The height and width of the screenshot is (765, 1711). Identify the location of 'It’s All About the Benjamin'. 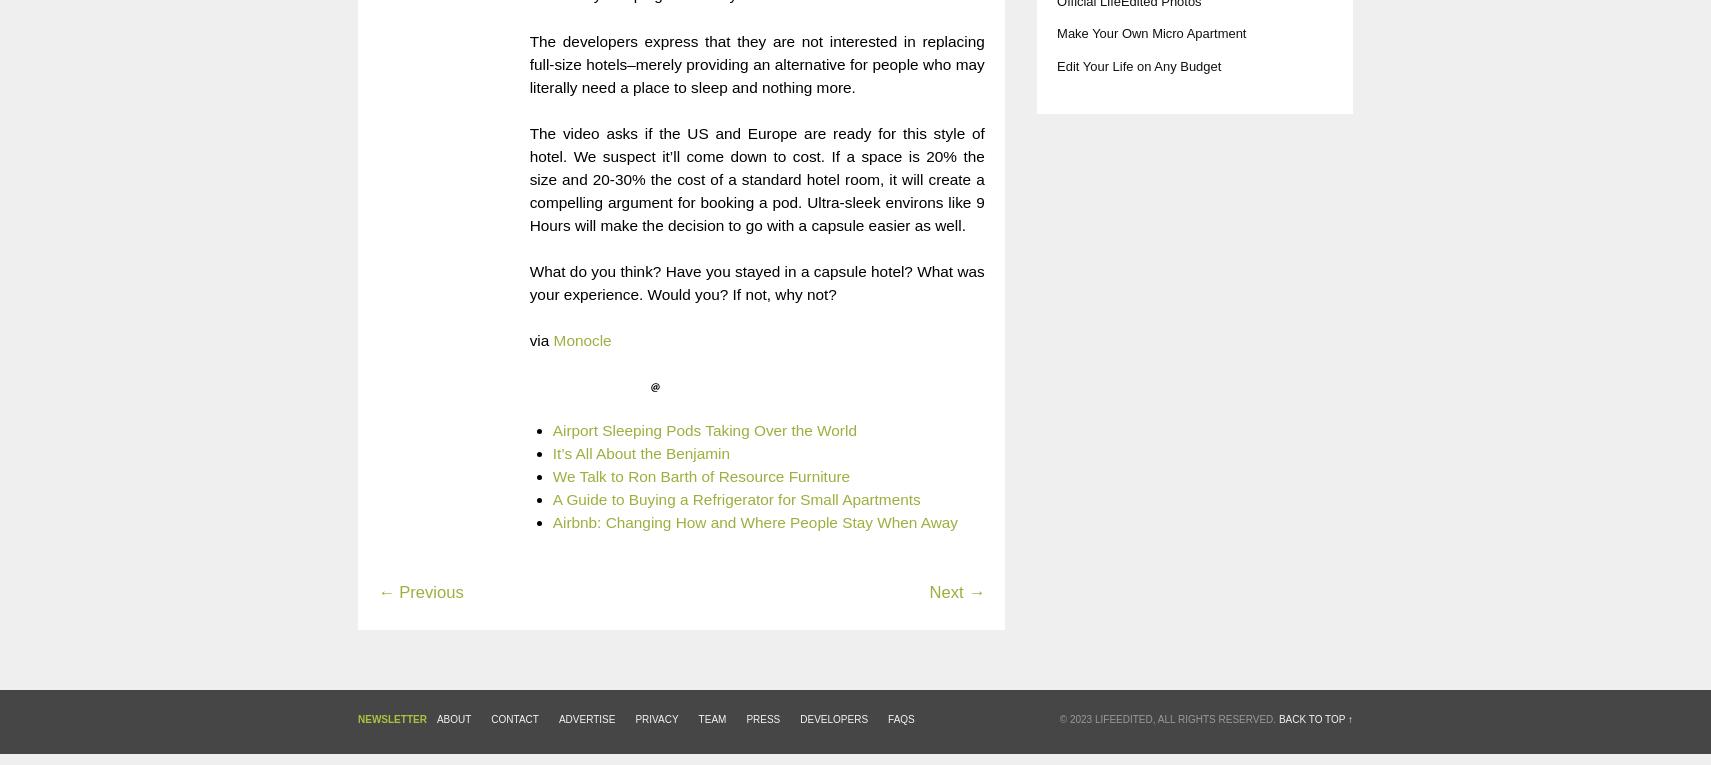
(639, 452).